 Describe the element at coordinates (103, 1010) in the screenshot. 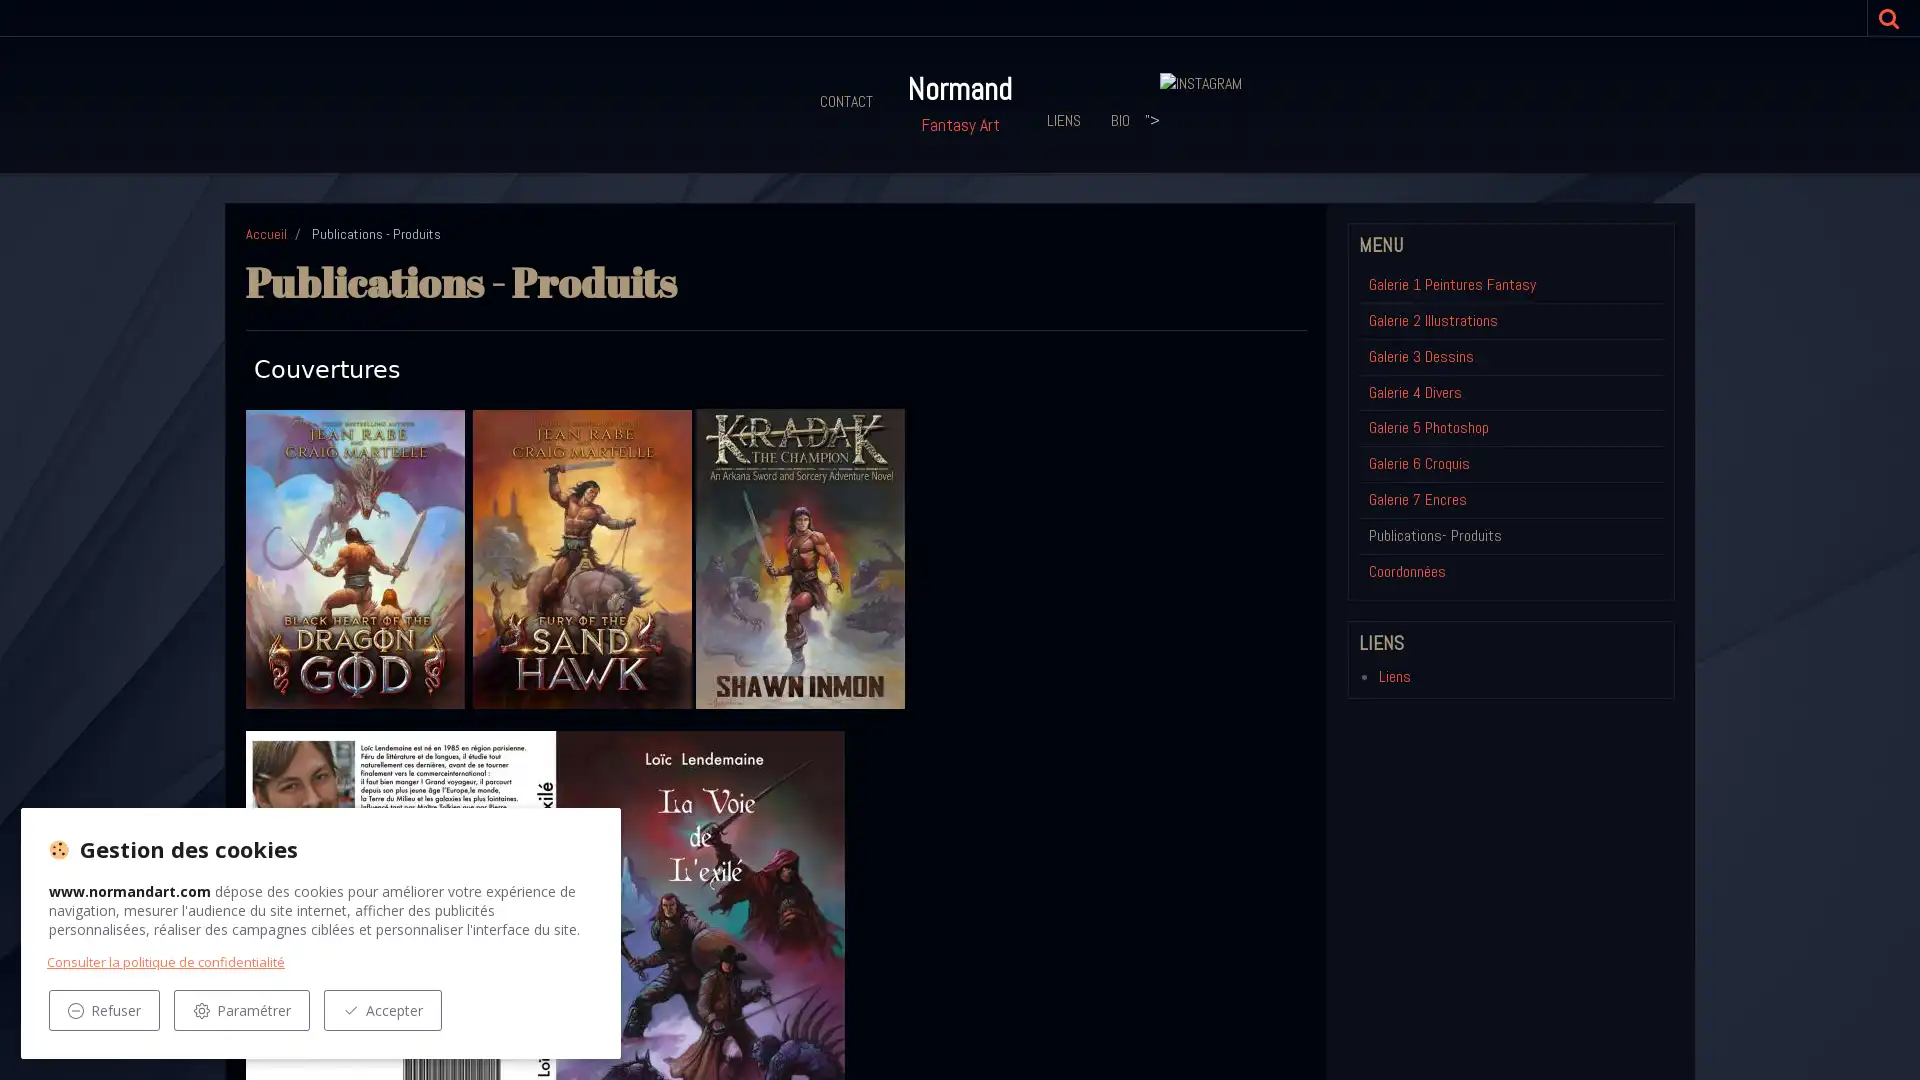

I see `Refuser` at that location.